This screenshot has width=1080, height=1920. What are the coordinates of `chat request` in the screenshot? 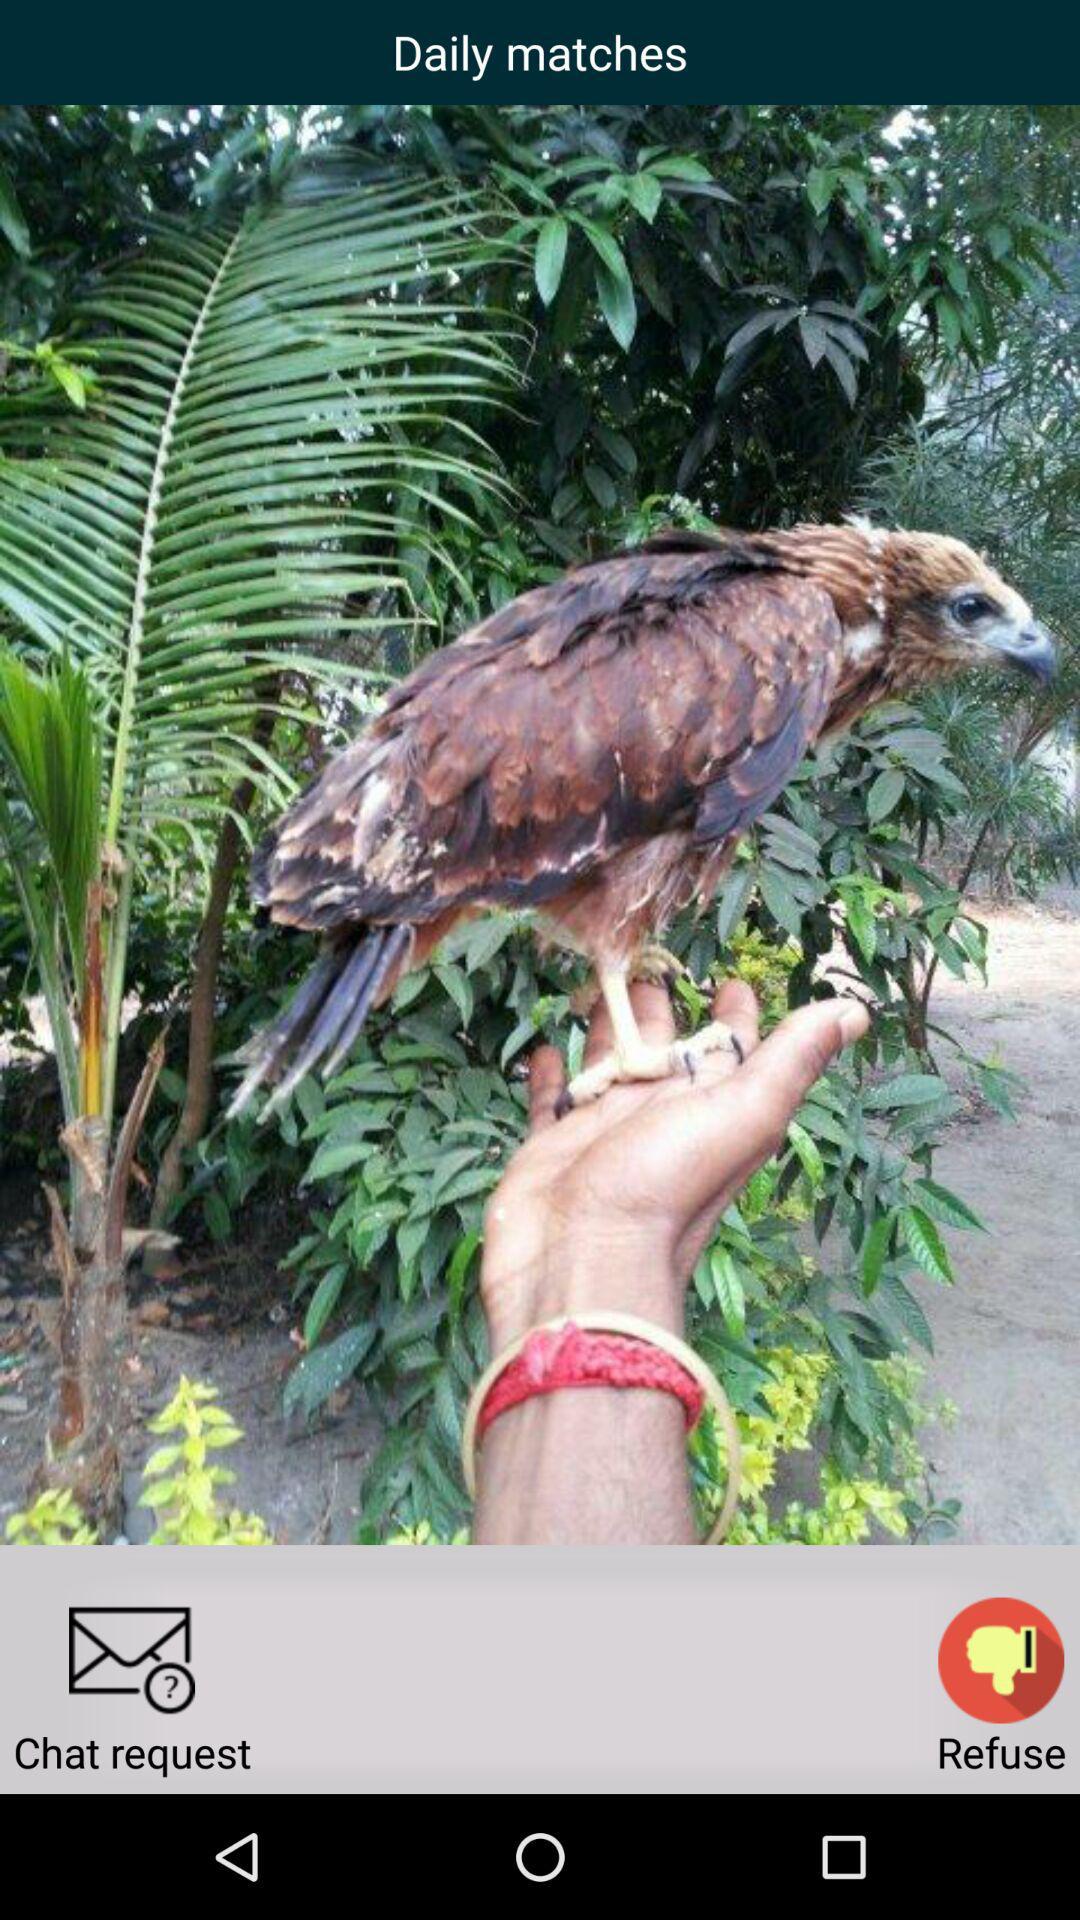 It's located at (131, 1660).